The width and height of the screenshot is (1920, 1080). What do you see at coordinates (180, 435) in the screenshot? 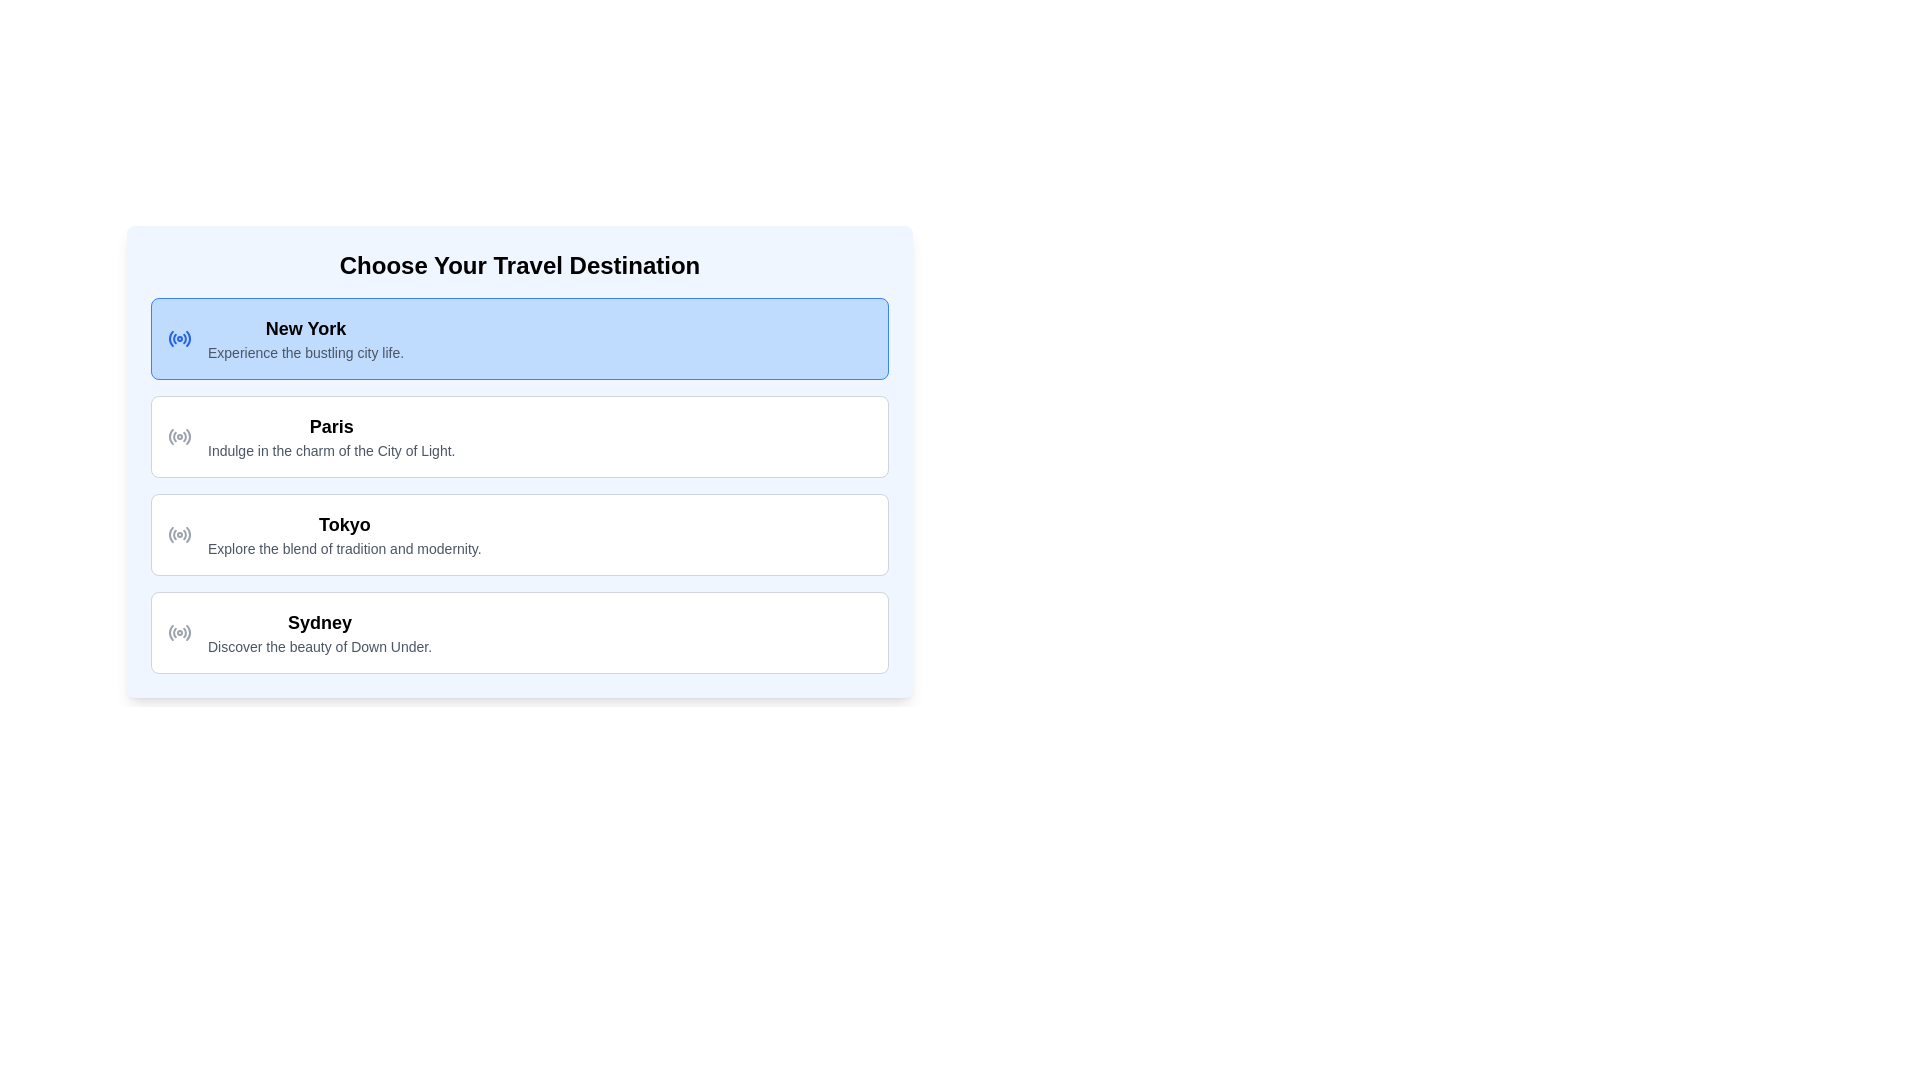
I see `the radio button styled as a circular icon with concentric rings and a central dot, located to the left of the text 'Paris' in the list titled 'Choose Your Travel Destination'` at bounding box center [180, 435].